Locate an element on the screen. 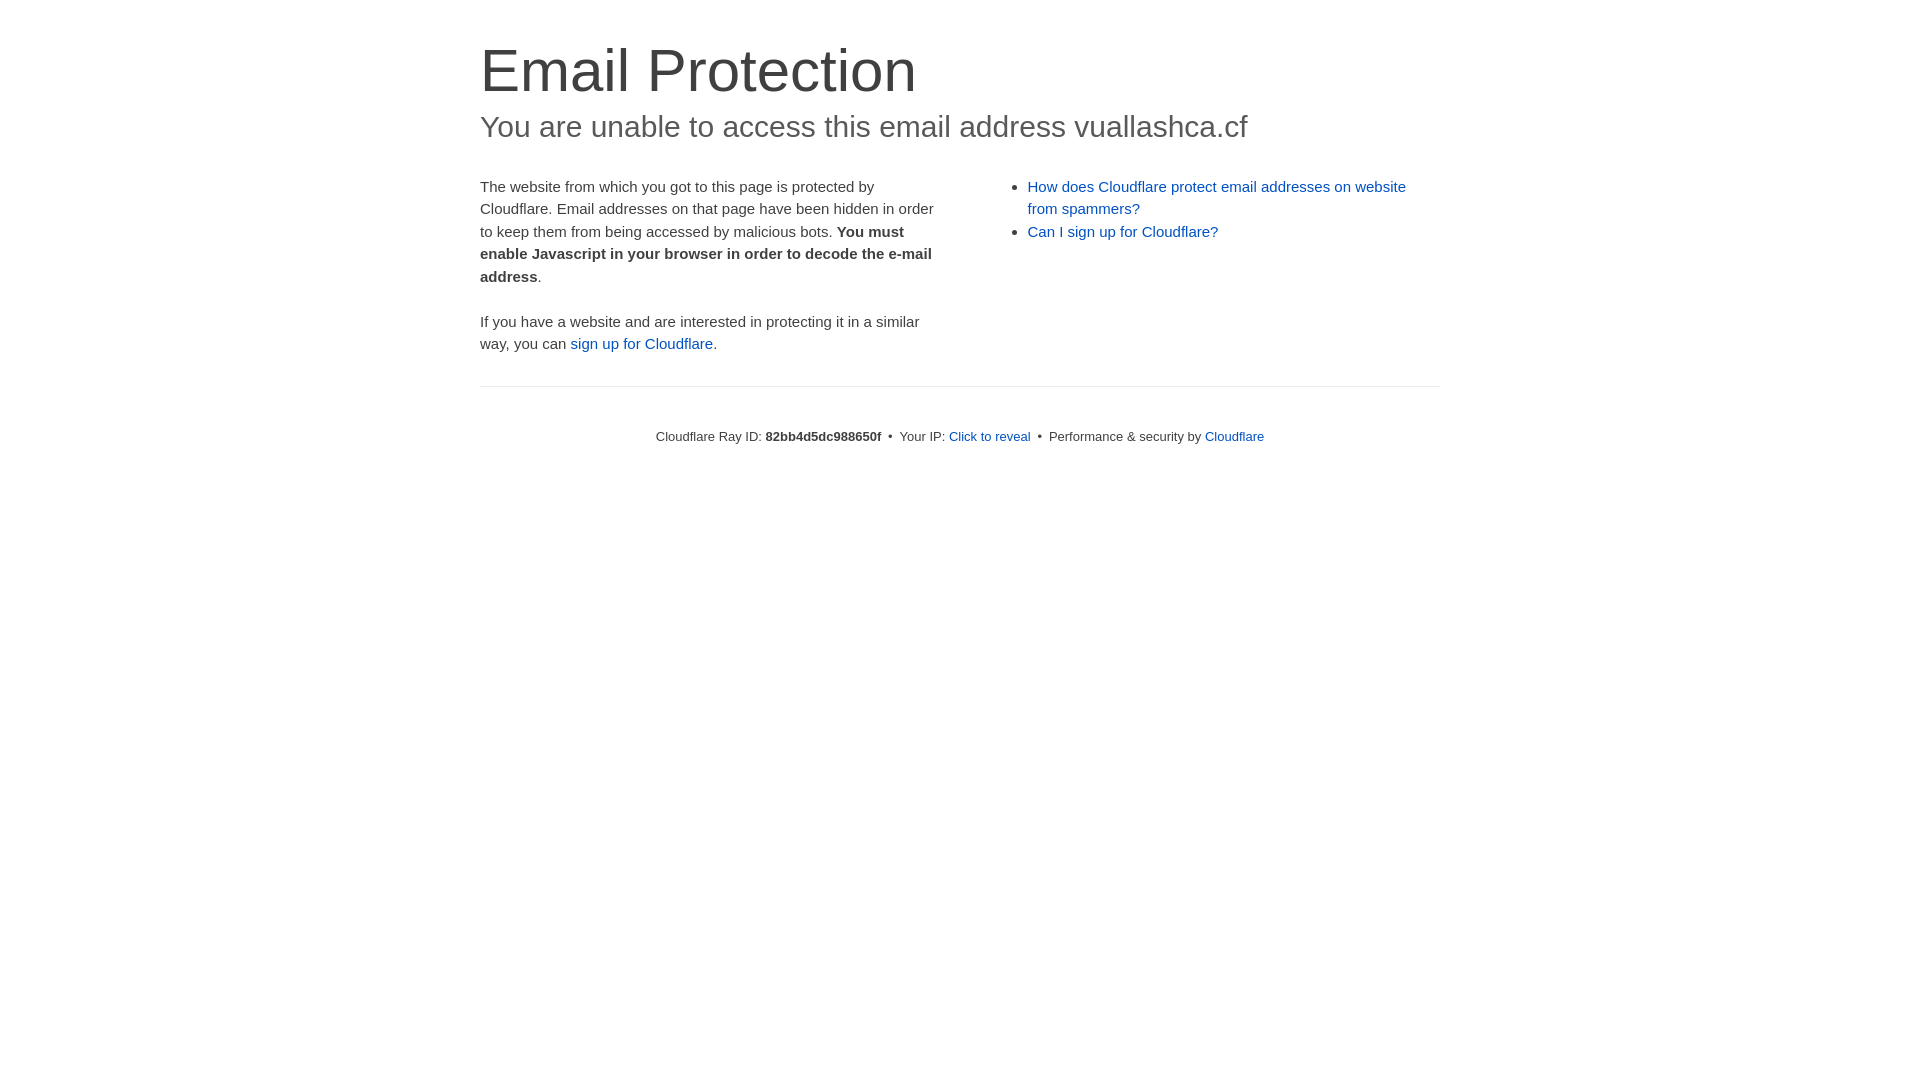  'sign up for Cloudflare' is located at coordinates (642, 342).